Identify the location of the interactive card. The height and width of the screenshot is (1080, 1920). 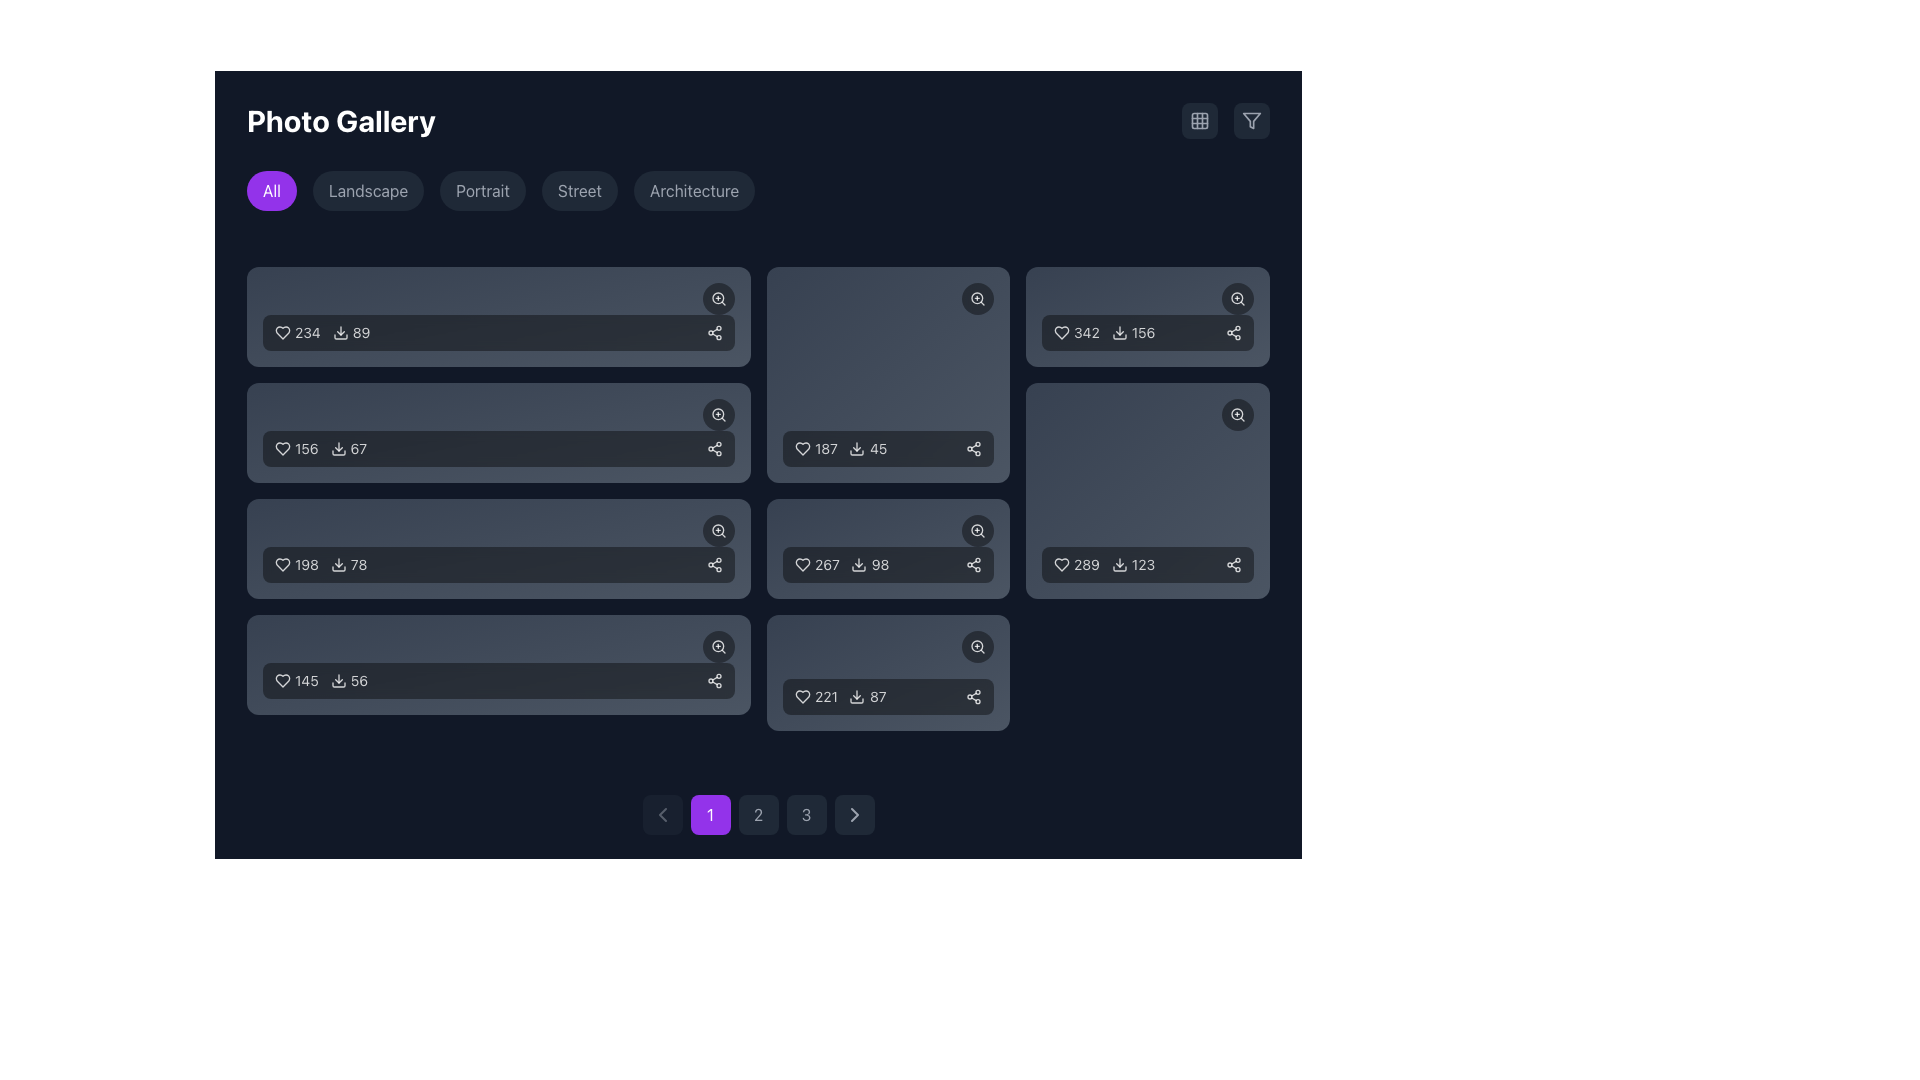
(887, 374).